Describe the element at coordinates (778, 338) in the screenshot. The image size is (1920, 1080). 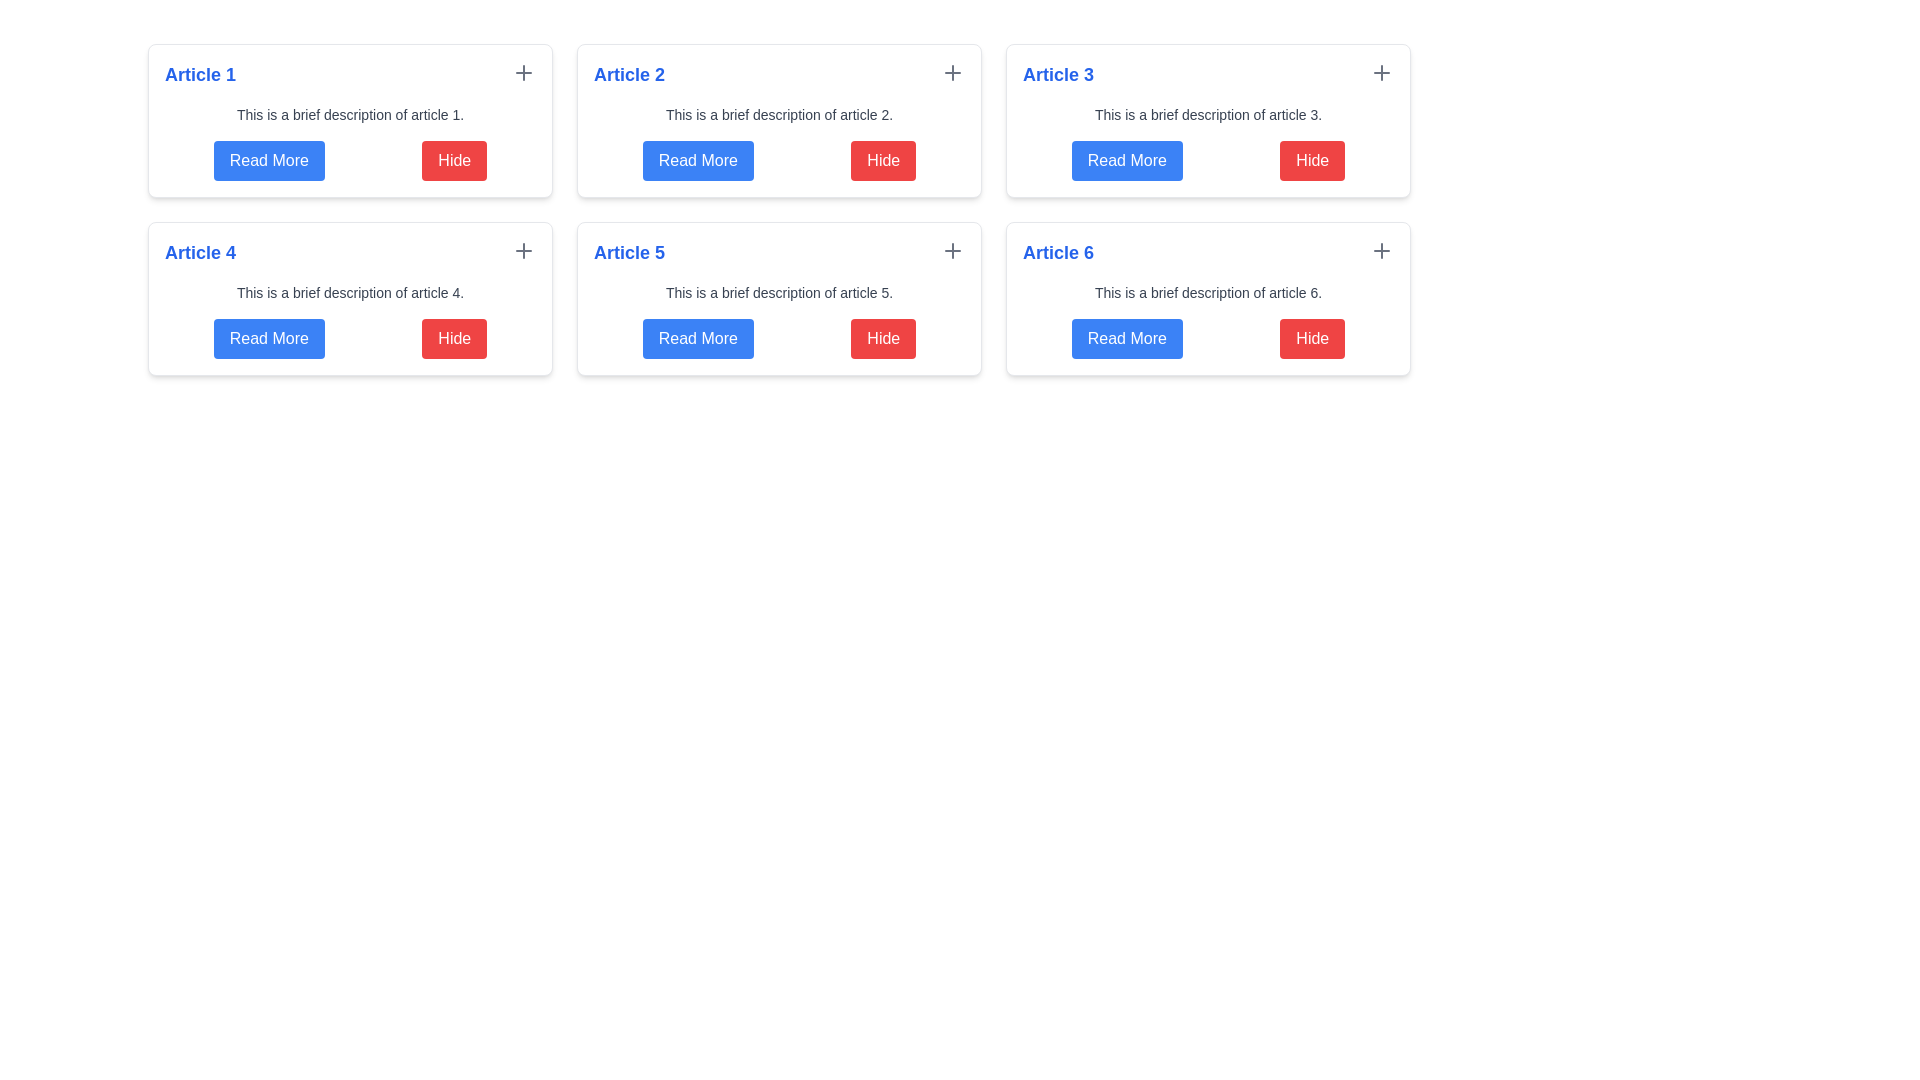
I see `the 'Read More' button located at the bottom part of the 'Article 5' card, just beneath the brief article description` at that location.